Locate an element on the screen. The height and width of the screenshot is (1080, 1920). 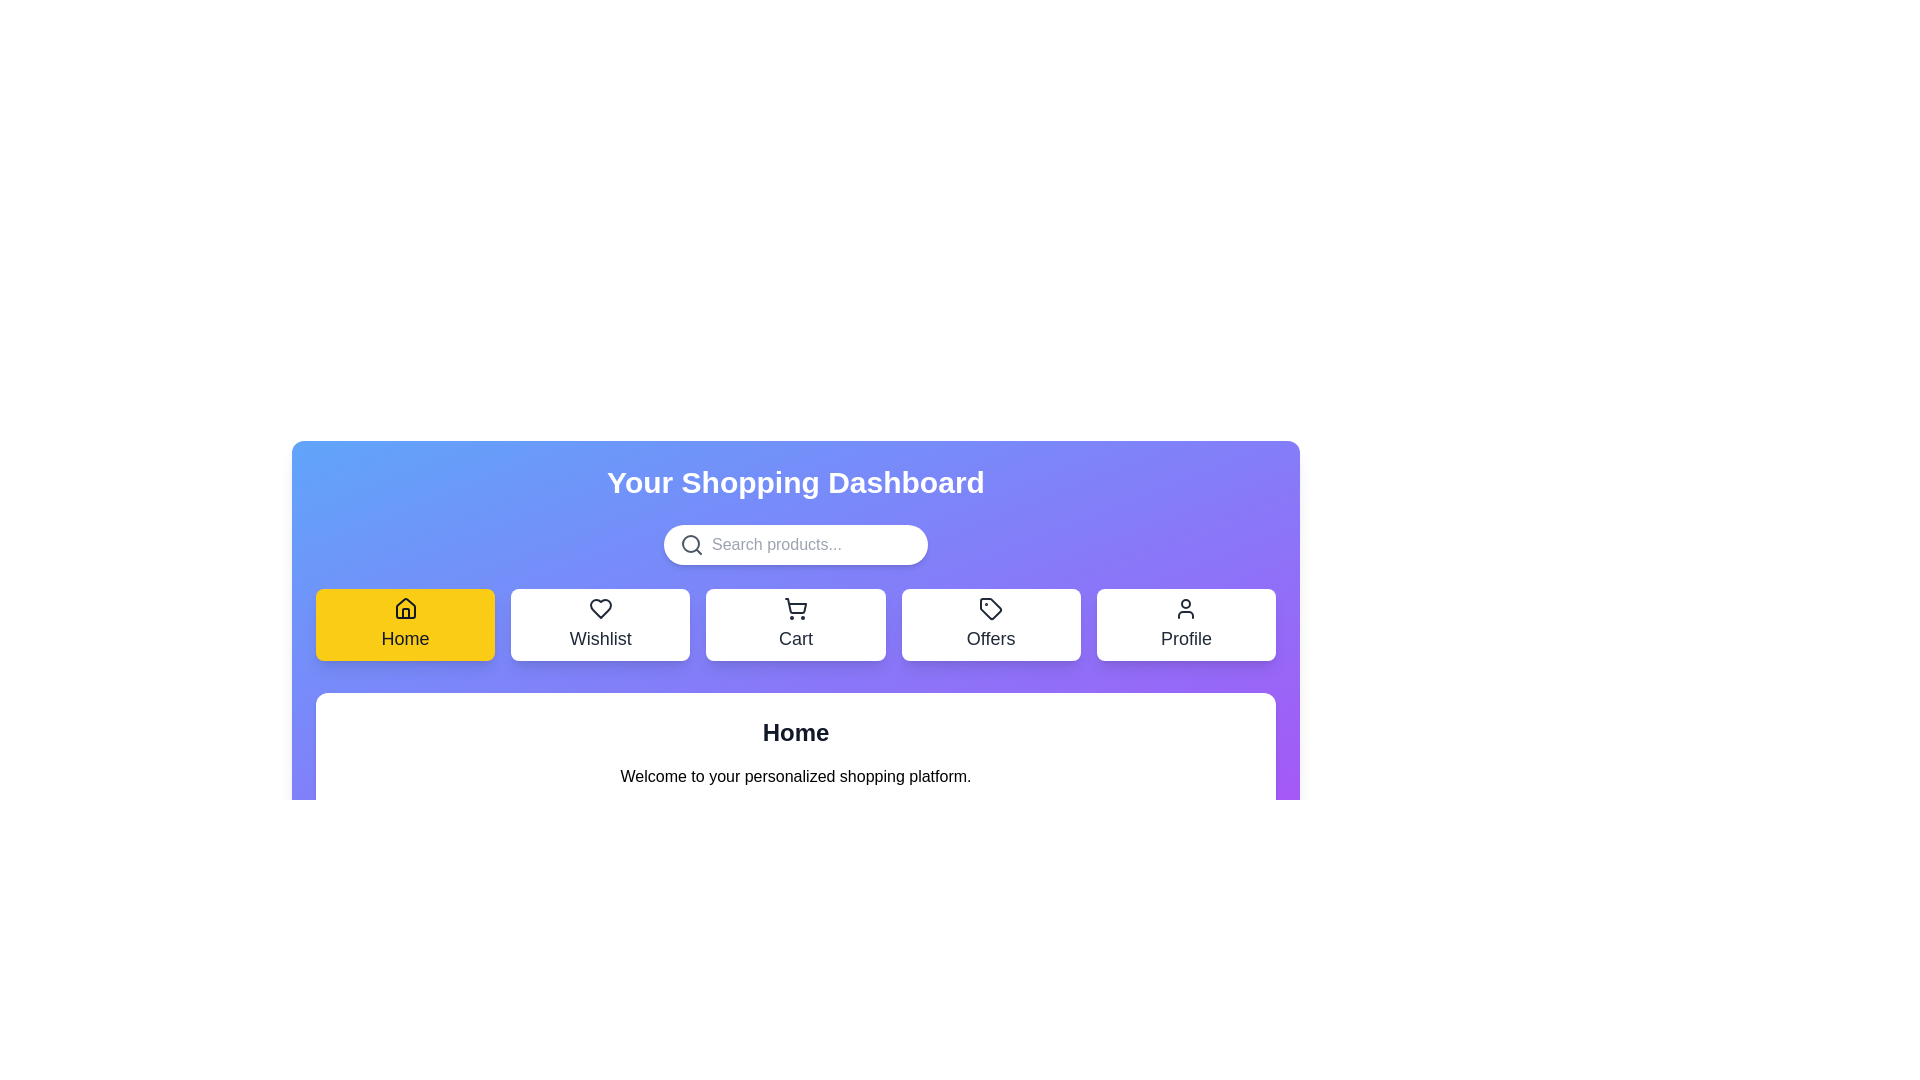
the 'Home' text label, which is a bold, larger black text centrally positioned within a white box with rounded corners is located at coordinates (795, 732).